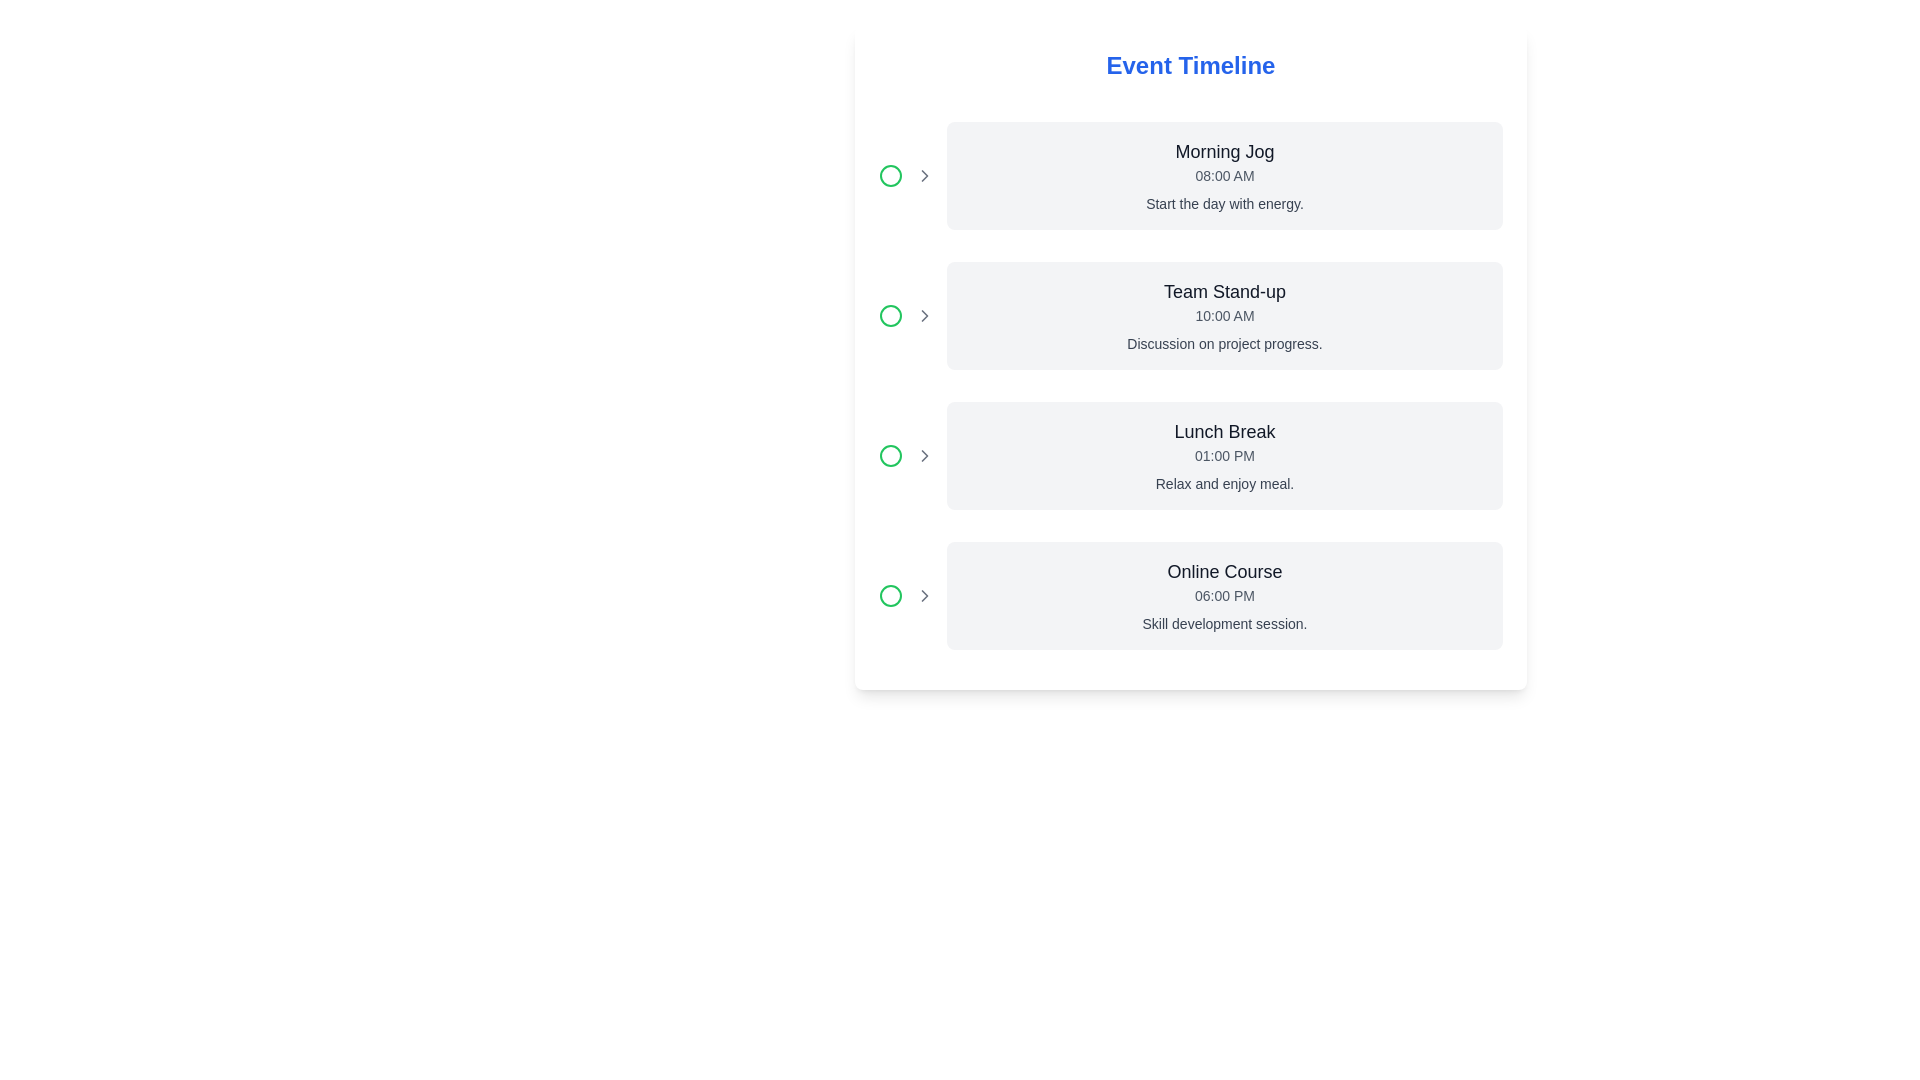 The image size is (1920, 1080). What do you see at coordinates (1223, 483) in the screenshot?
I see `the text label that says 'Relax and enjoy meal.'` at bounding box center [1223, 483].